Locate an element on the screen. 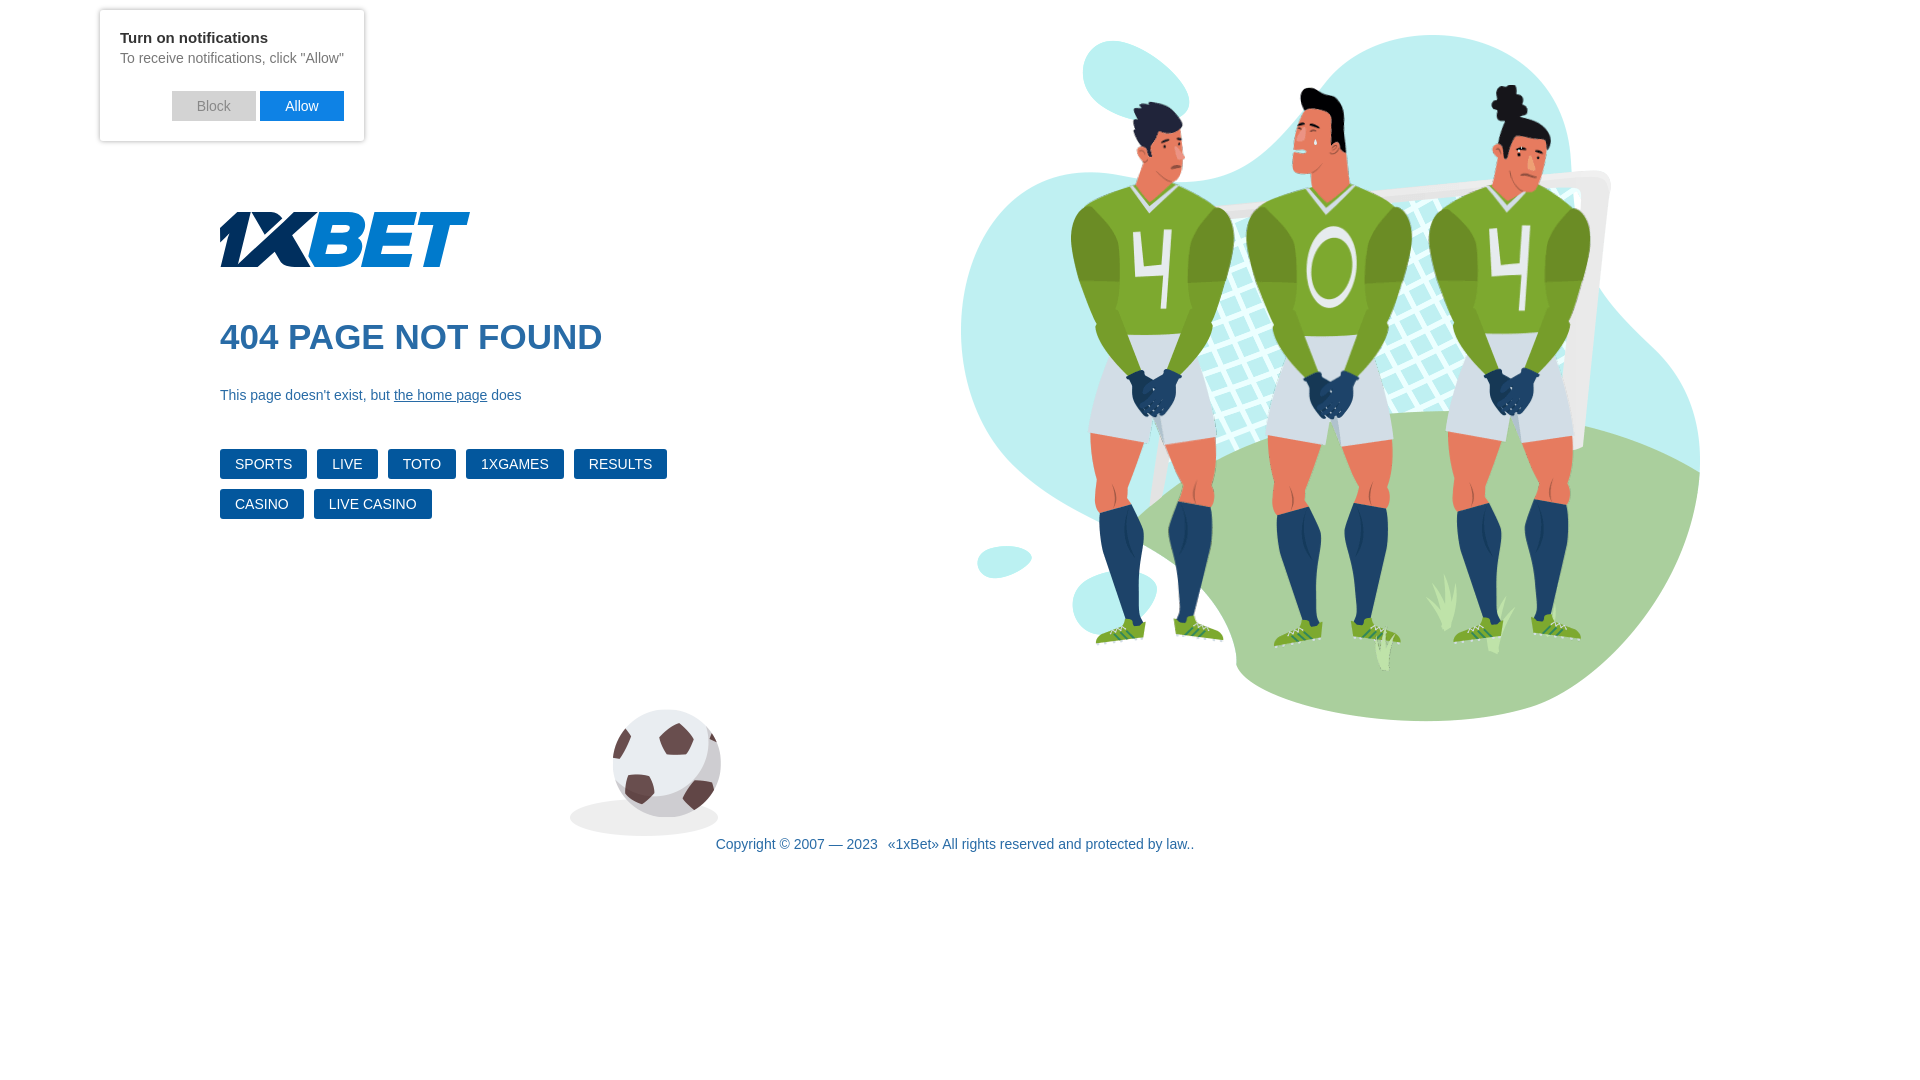 The width and height of the screenshot is (1920, 1080). 'Block' is located at coordinates (214, 105).